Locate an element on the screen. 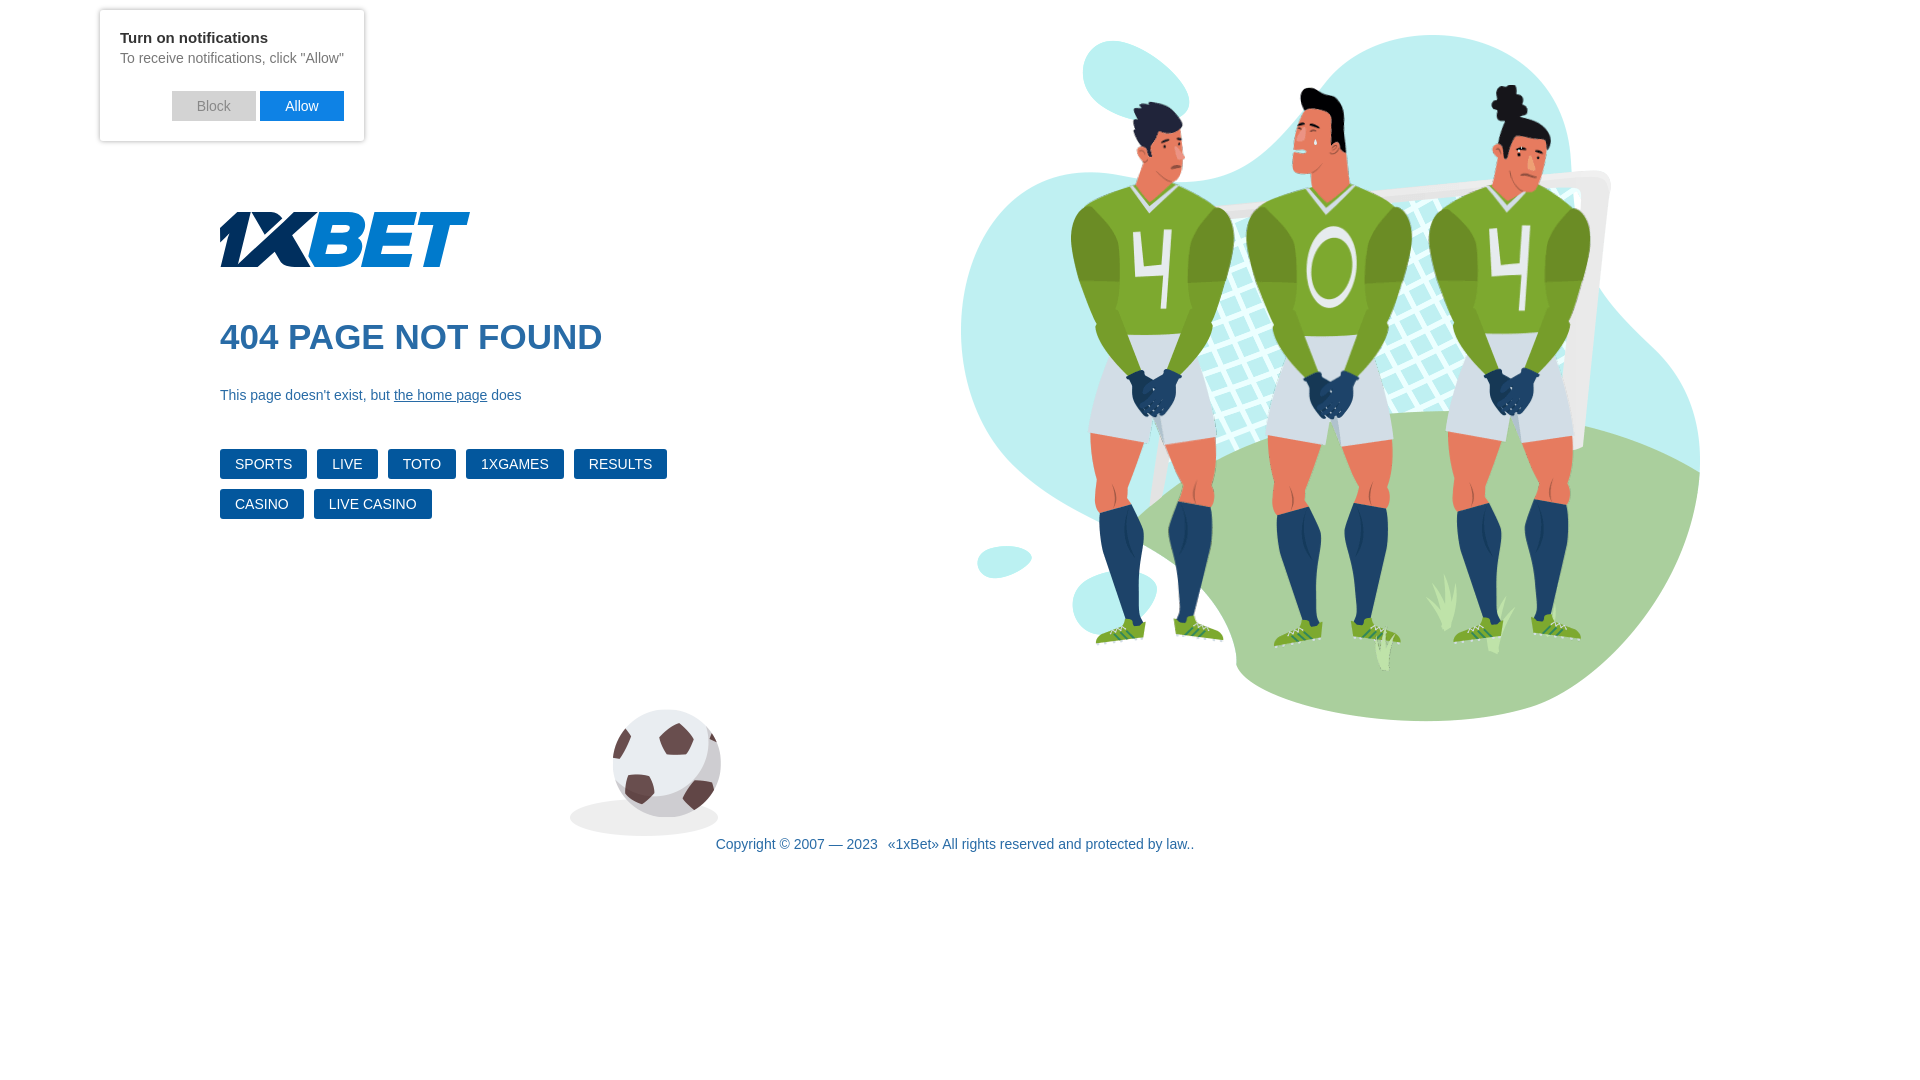 The width and height of the screenshot is (1920, 1080). 'Block' is located at coordinates (214, 105).